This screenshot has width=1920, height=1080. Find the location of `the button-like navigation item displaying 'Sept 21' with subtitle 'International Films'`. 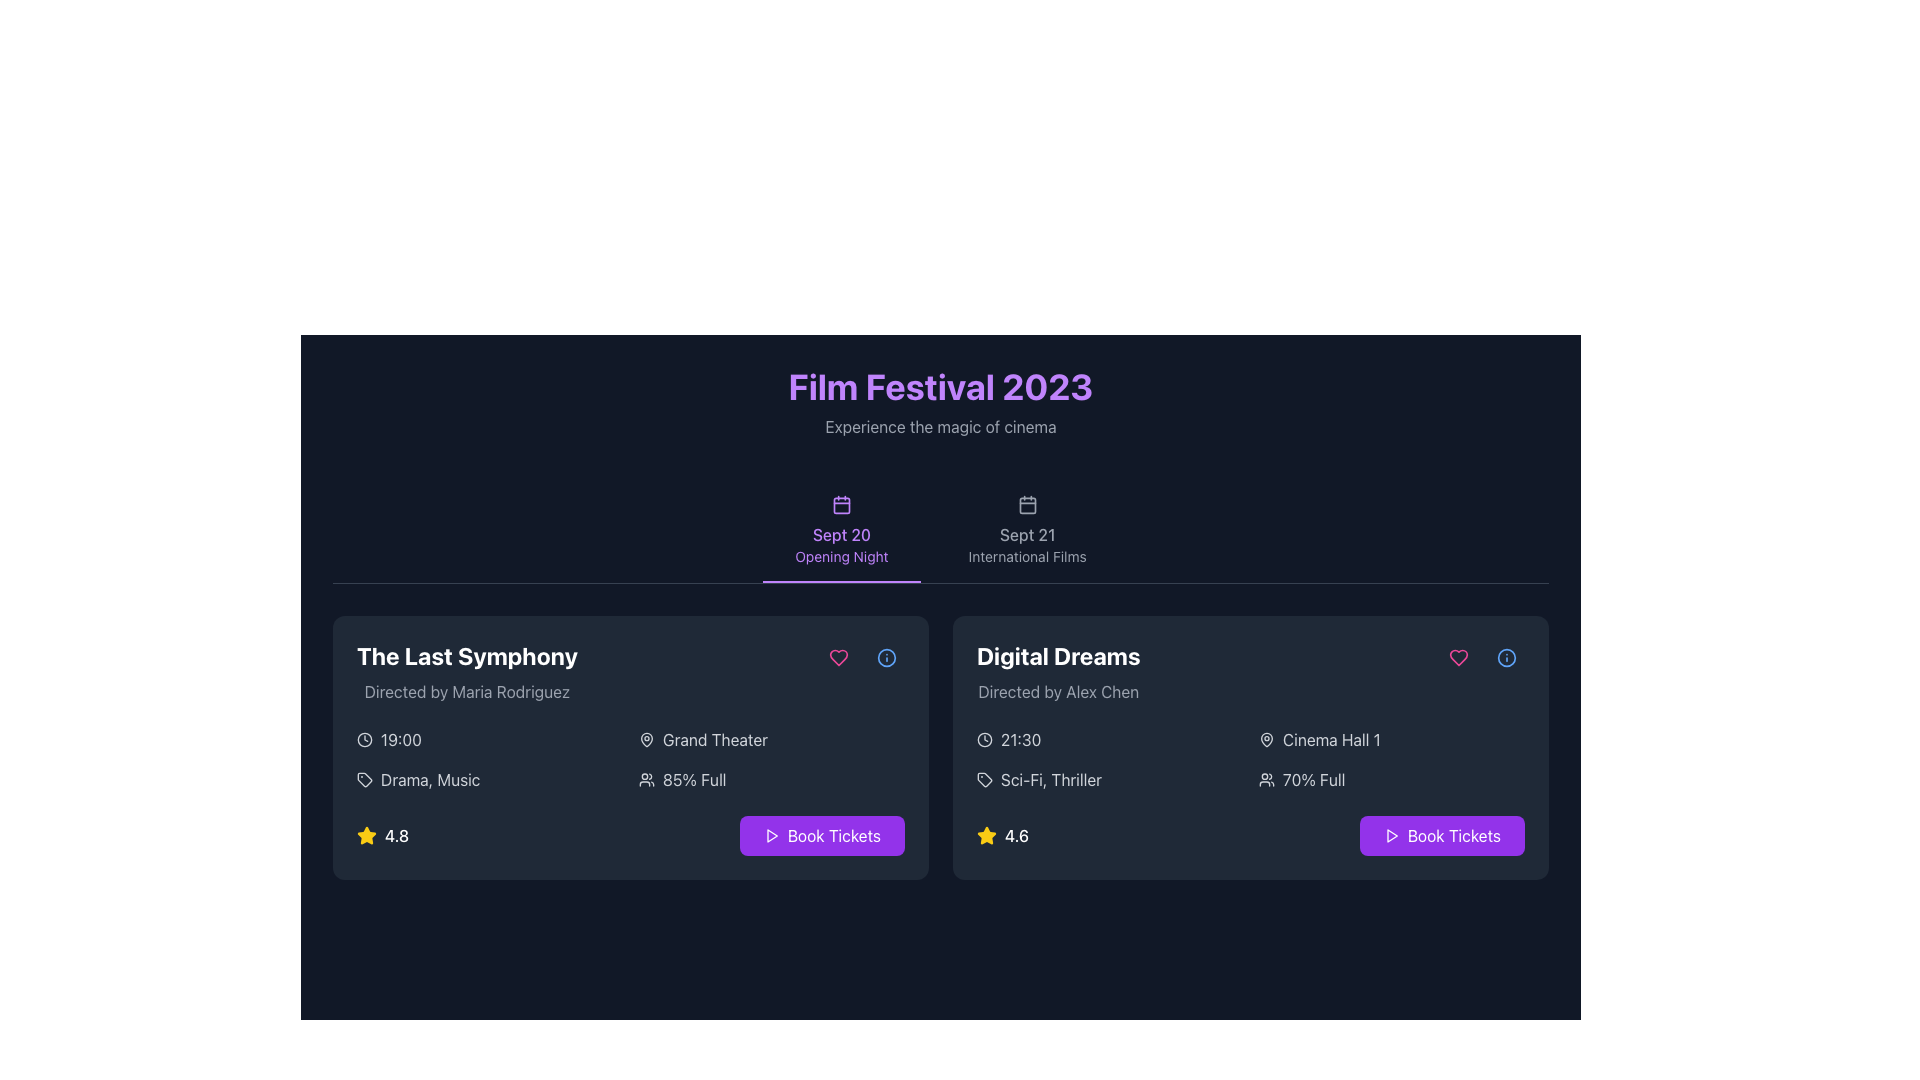

the button-like navigation item displaying 'Sept 21' with subtitle 'International Films' is located at coordinates (1027, 530).